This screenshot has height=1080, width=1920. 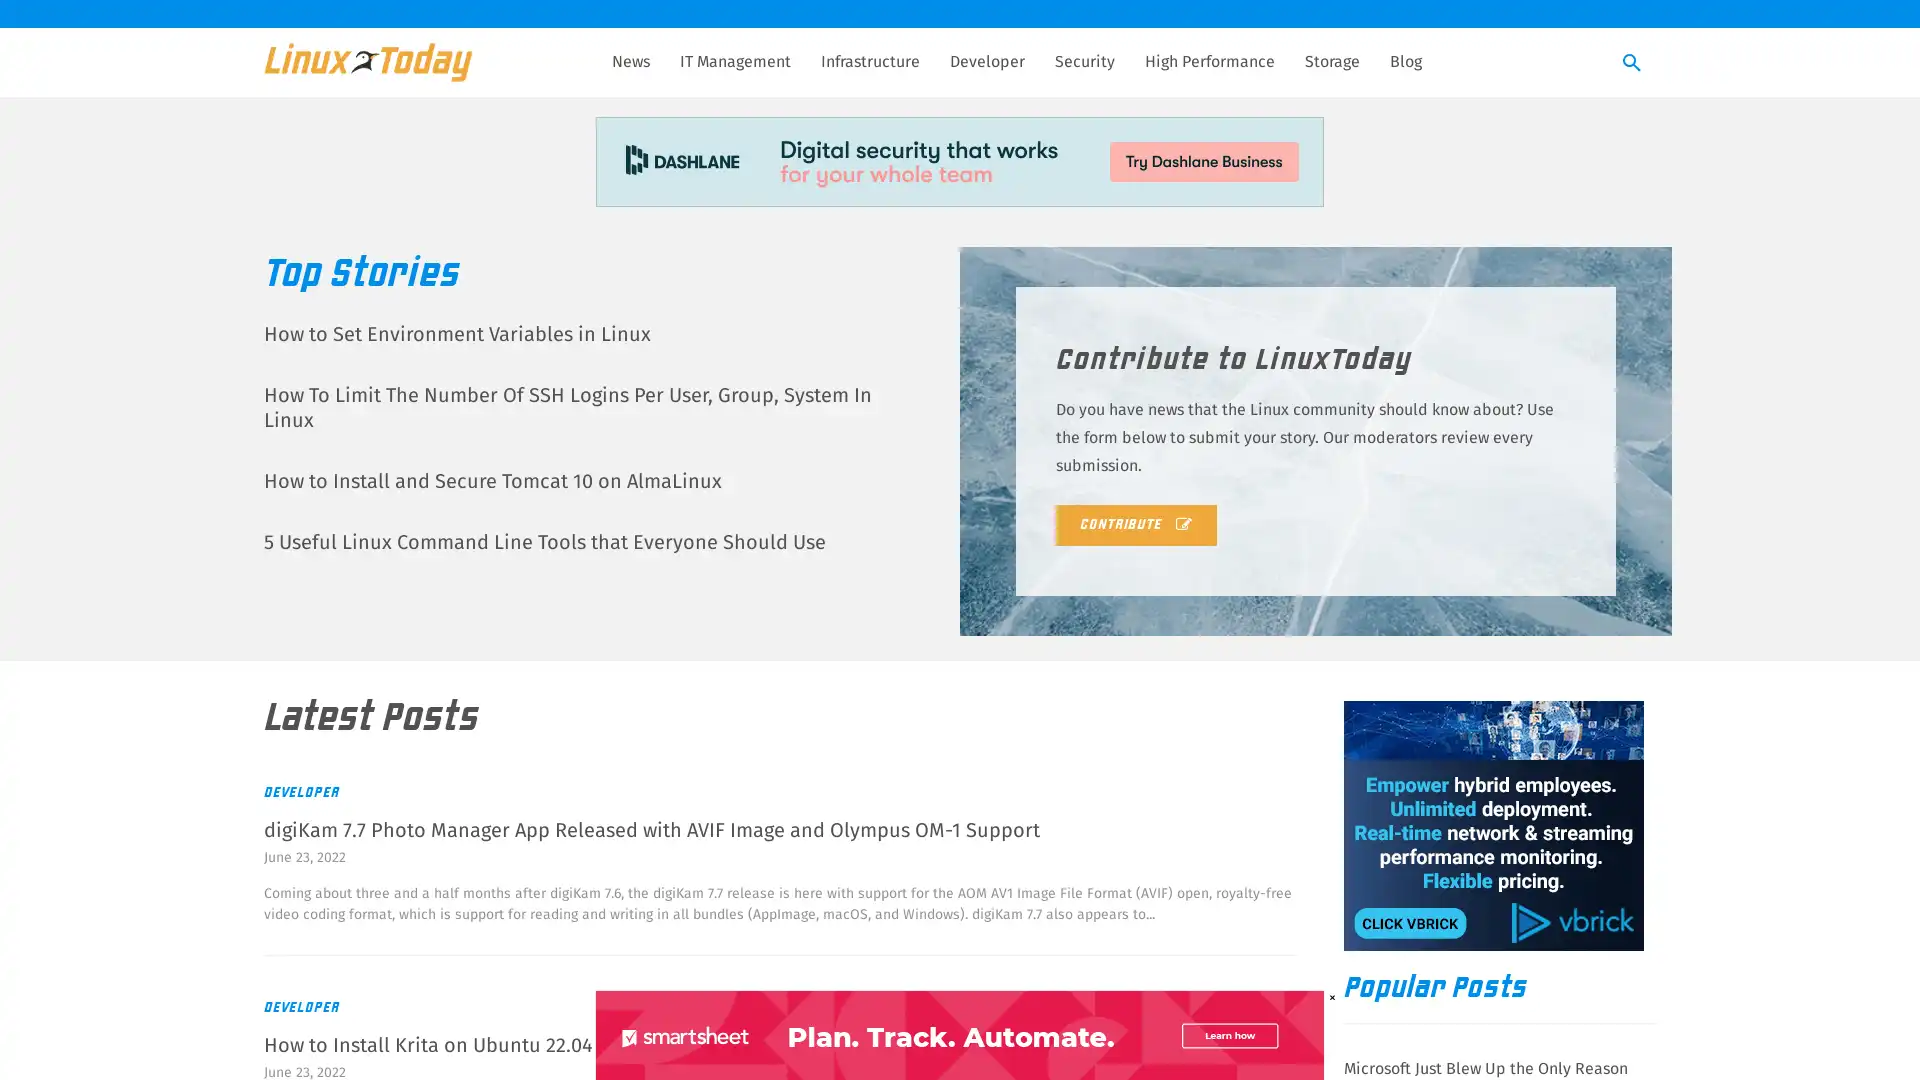 What do you see at coordinates (1632, 63) in the screenshot?
I see `Search` at bounding box center [1632, 63].